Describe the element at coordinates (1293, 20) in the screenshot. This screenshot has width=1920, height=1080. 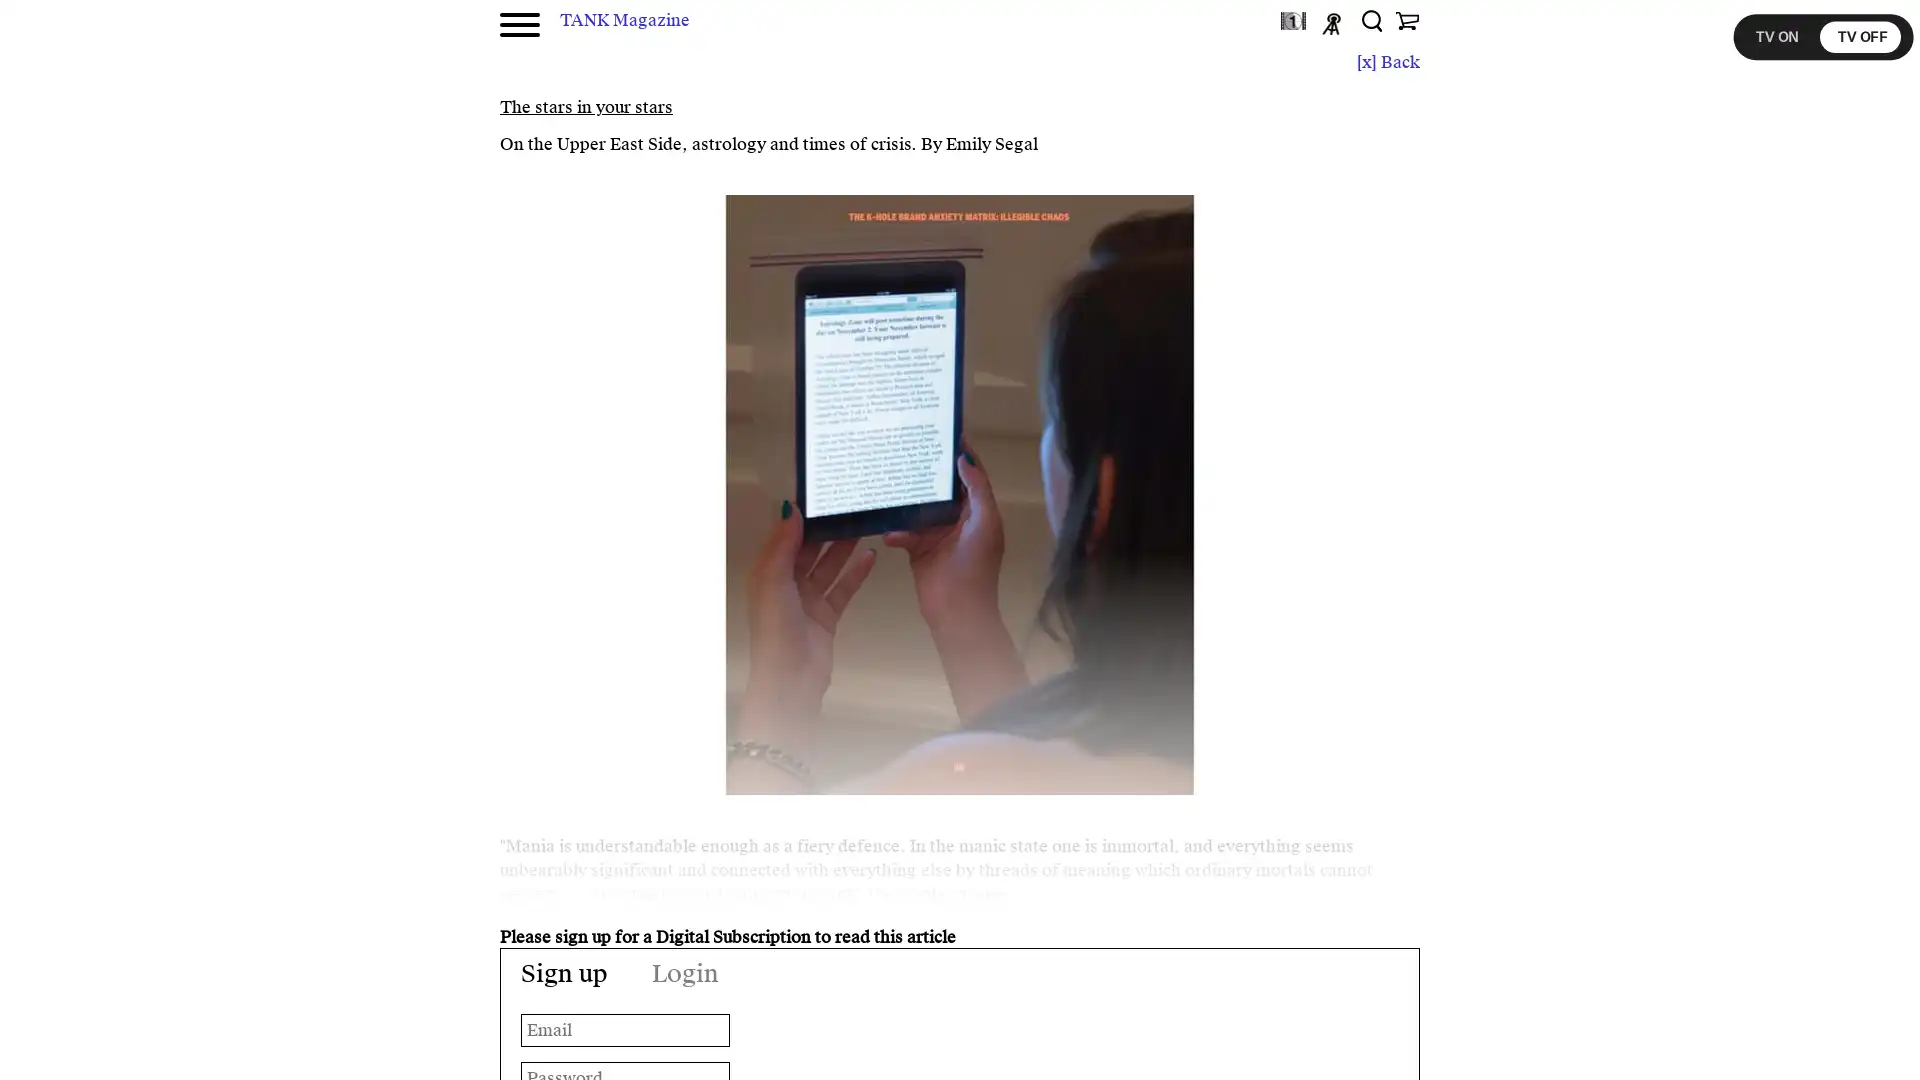
I see `TANKtv` at that location.